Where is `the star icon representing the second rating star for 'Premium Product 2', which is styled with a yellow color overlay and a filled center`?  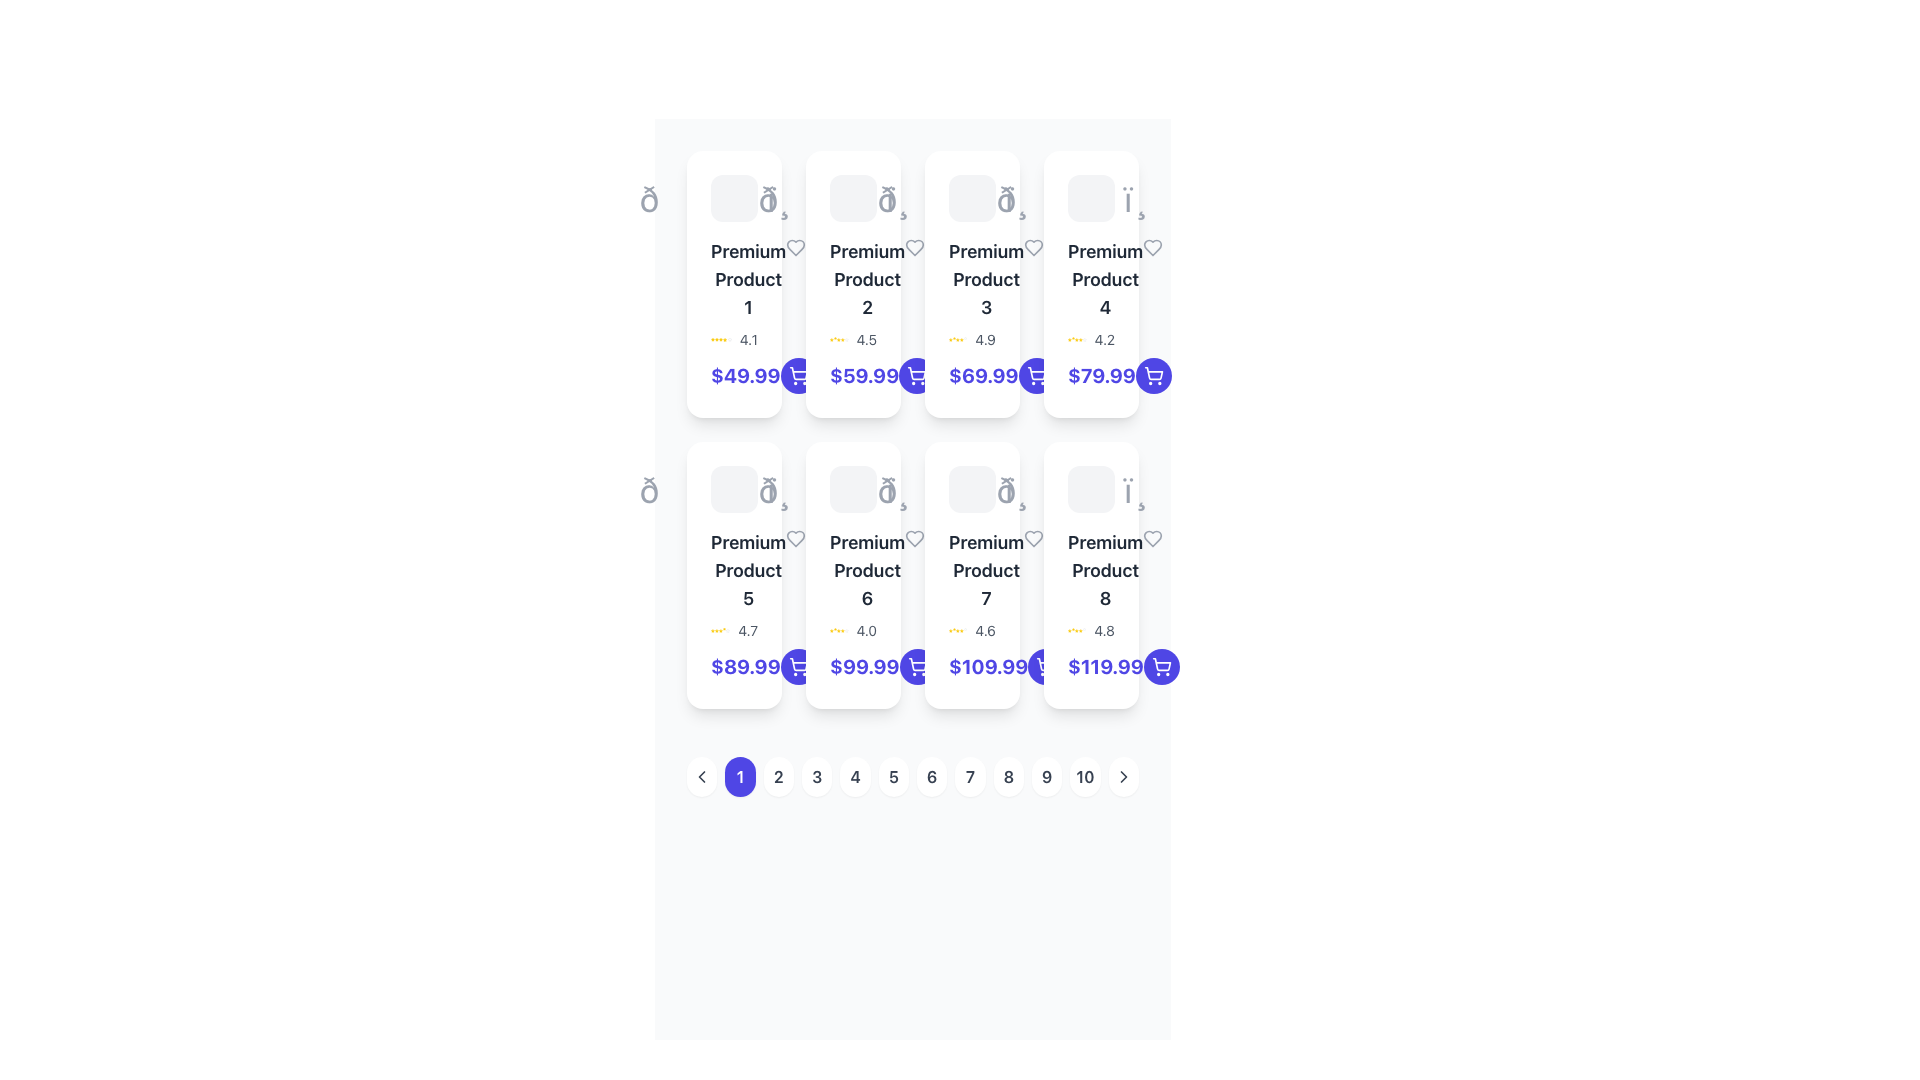 the star icon representing the second rating star for 'Premium Product 2', which is styled with a yellow color overlay and a filled center is located at coordinates (835, 338).